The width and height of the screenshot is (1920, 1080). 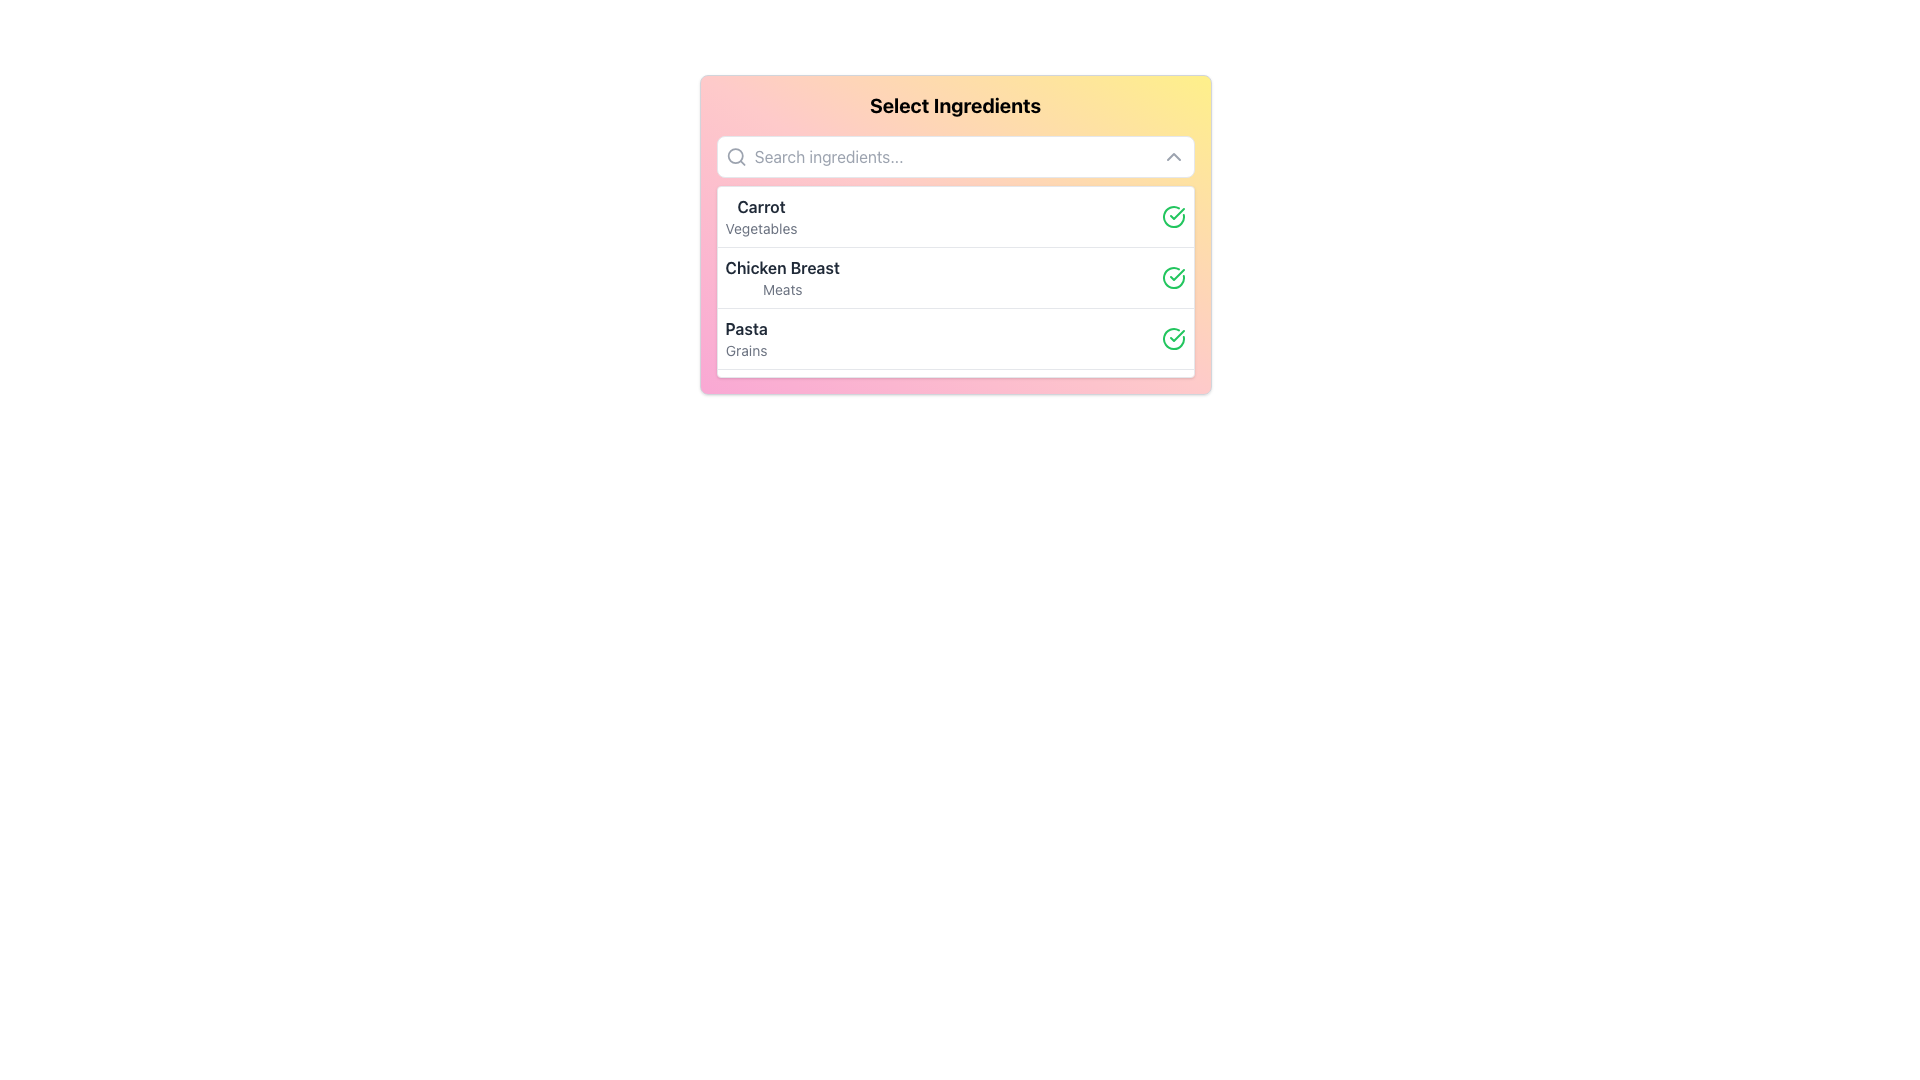 What do you see at coordinates (760, 216) in the screenshot?
I see `on the 'Carrot' text label, which is styled prominently as a title in bold font, located in the 'Select Ingredients' section of the list` at bounding box center [760, 216].